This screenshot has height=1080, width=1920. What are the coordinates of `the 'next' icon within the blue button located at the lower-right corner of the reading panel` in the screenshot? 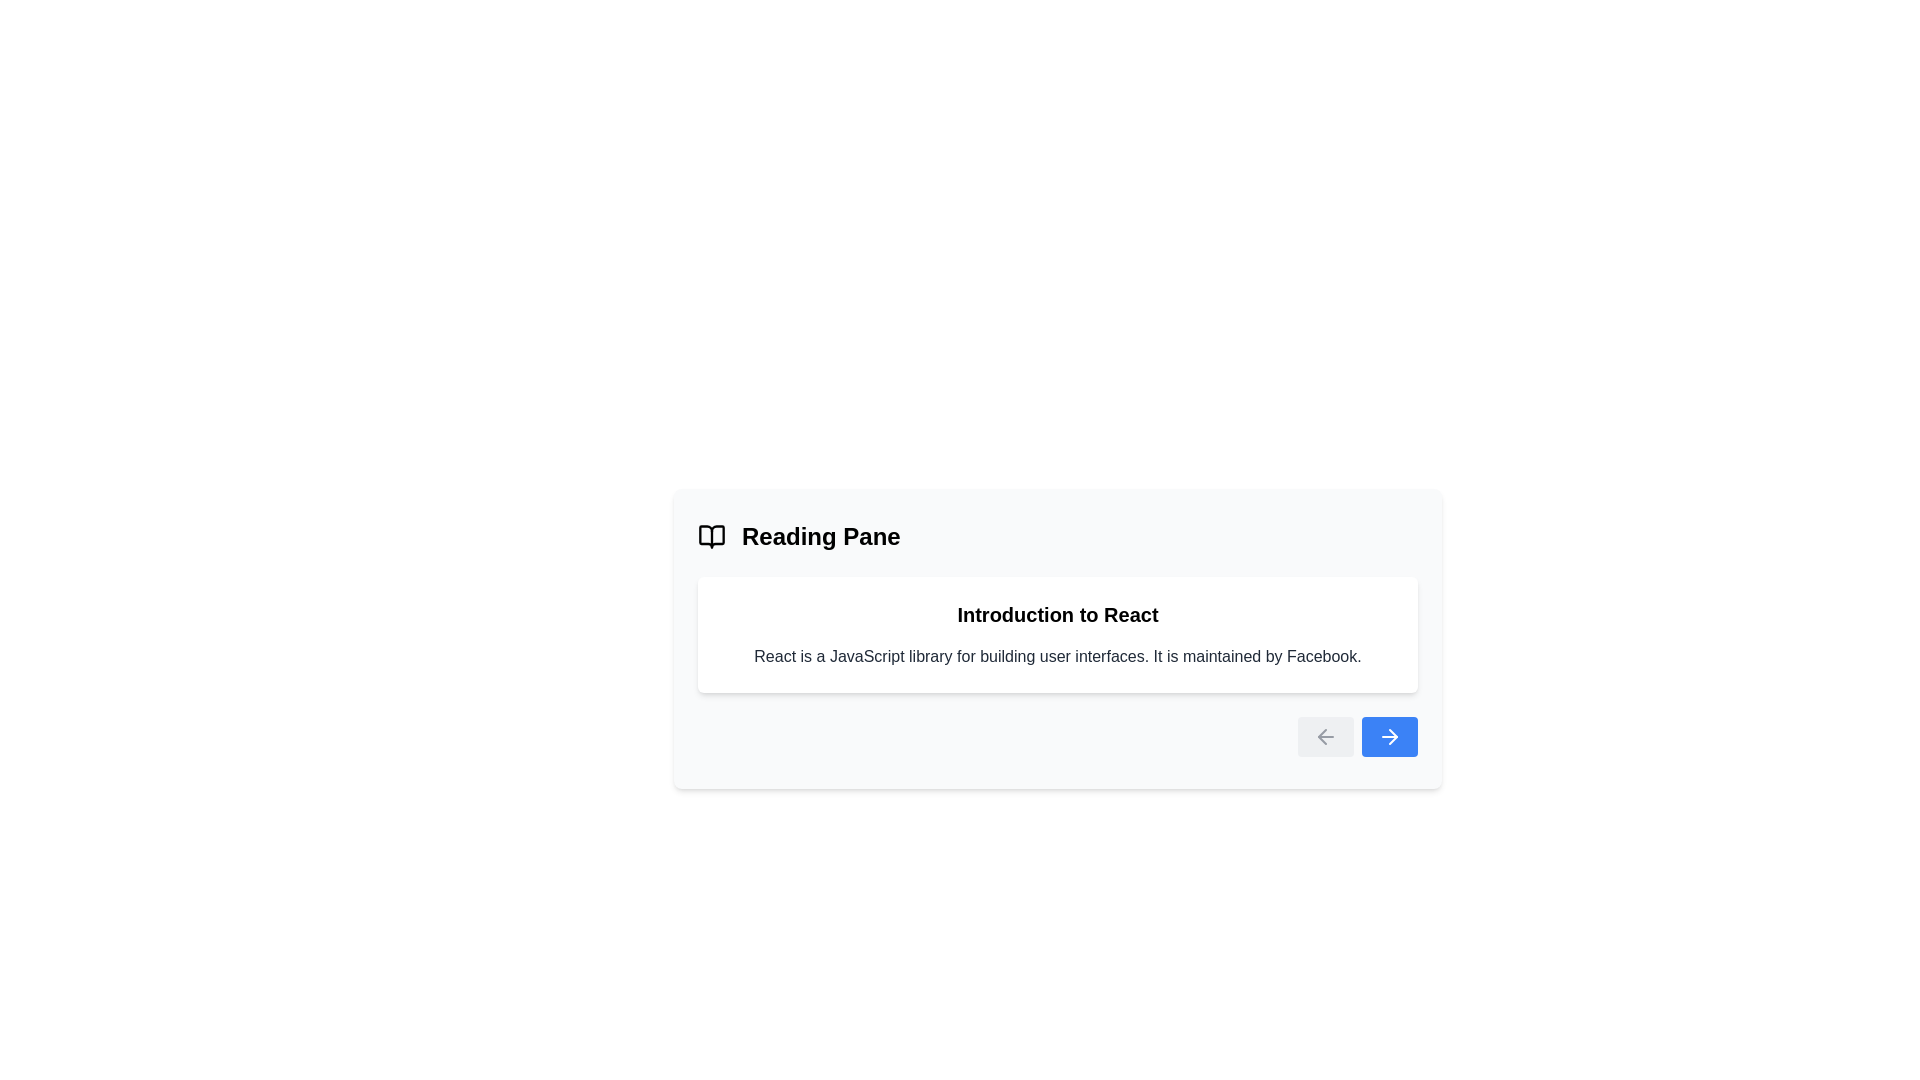 It's located at (1389, 736).